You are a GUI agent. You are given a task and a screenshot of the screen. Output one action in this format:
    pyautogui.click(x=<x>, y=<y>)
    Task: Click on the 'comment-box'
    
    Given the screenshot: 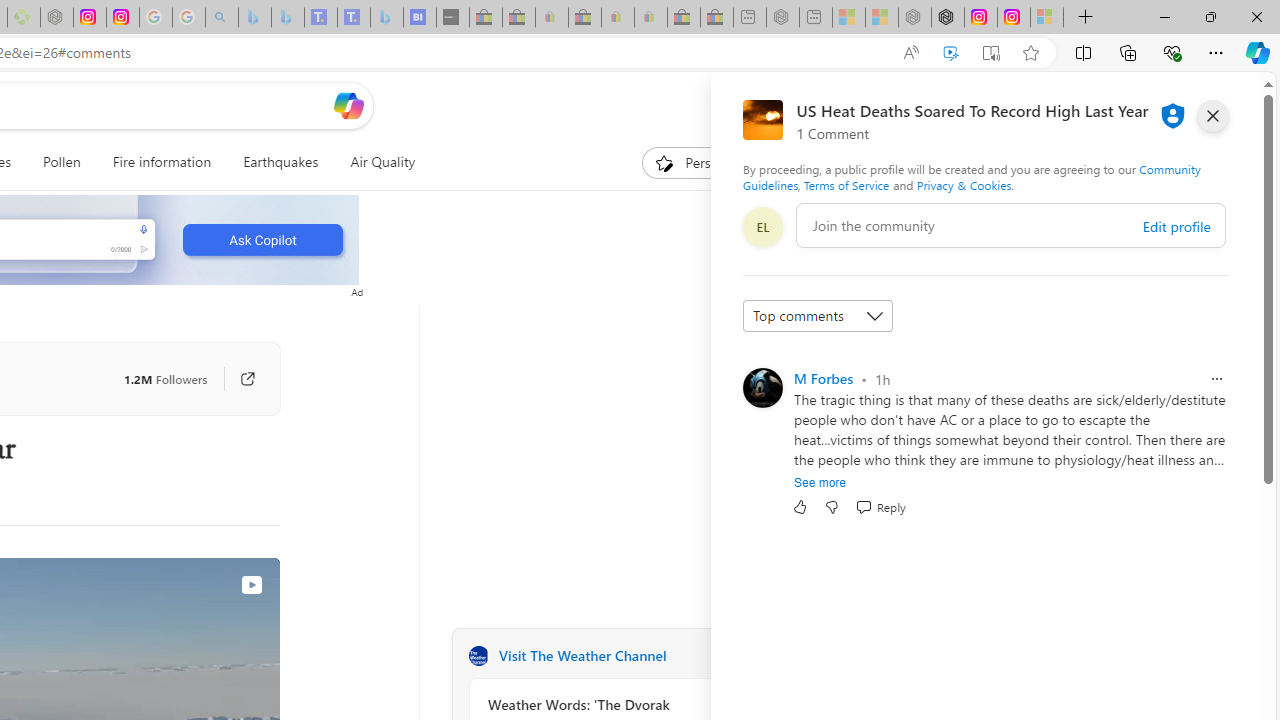 What is the action you would take?
    pyautogui.click(x=1011, y=225)
    